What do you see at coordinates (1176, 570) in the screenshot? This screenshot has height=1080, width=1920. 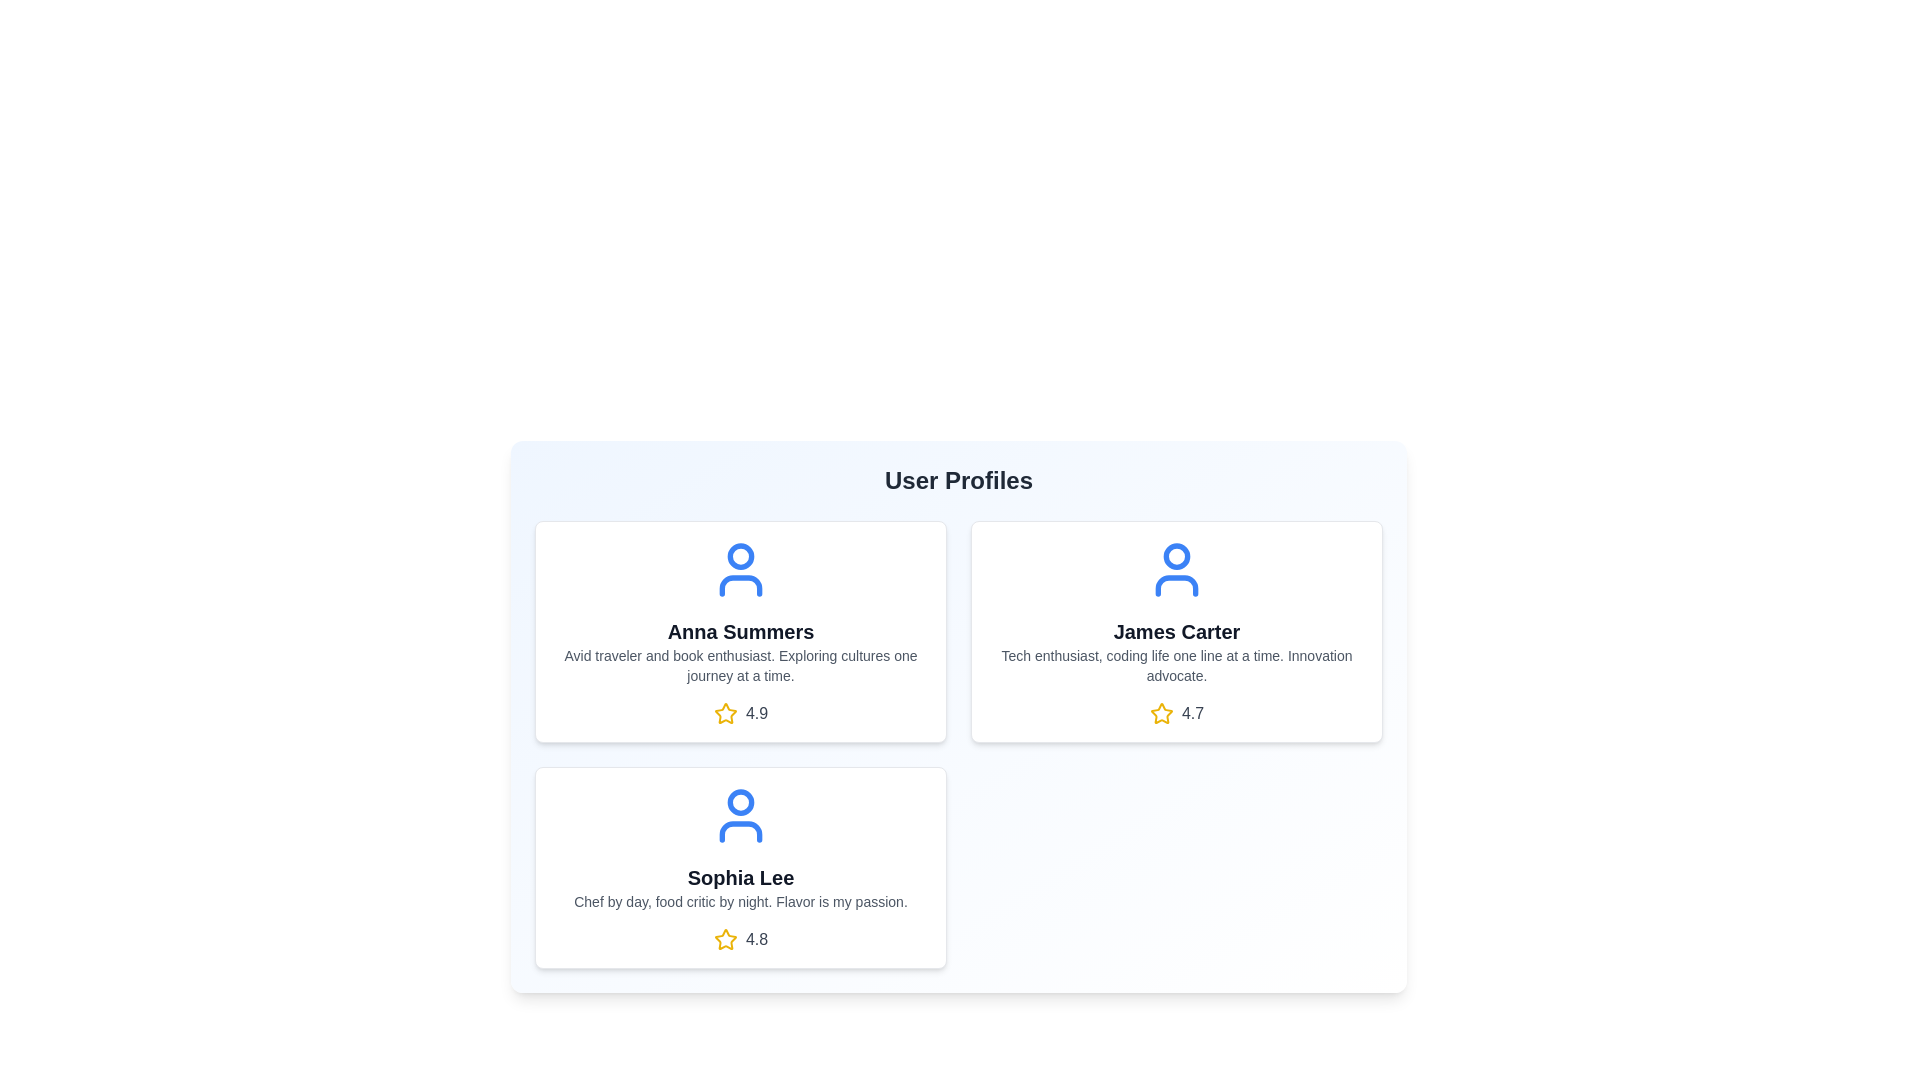 I see `the avatar icon of the user James Carter` at bounding box center [1176, 570].